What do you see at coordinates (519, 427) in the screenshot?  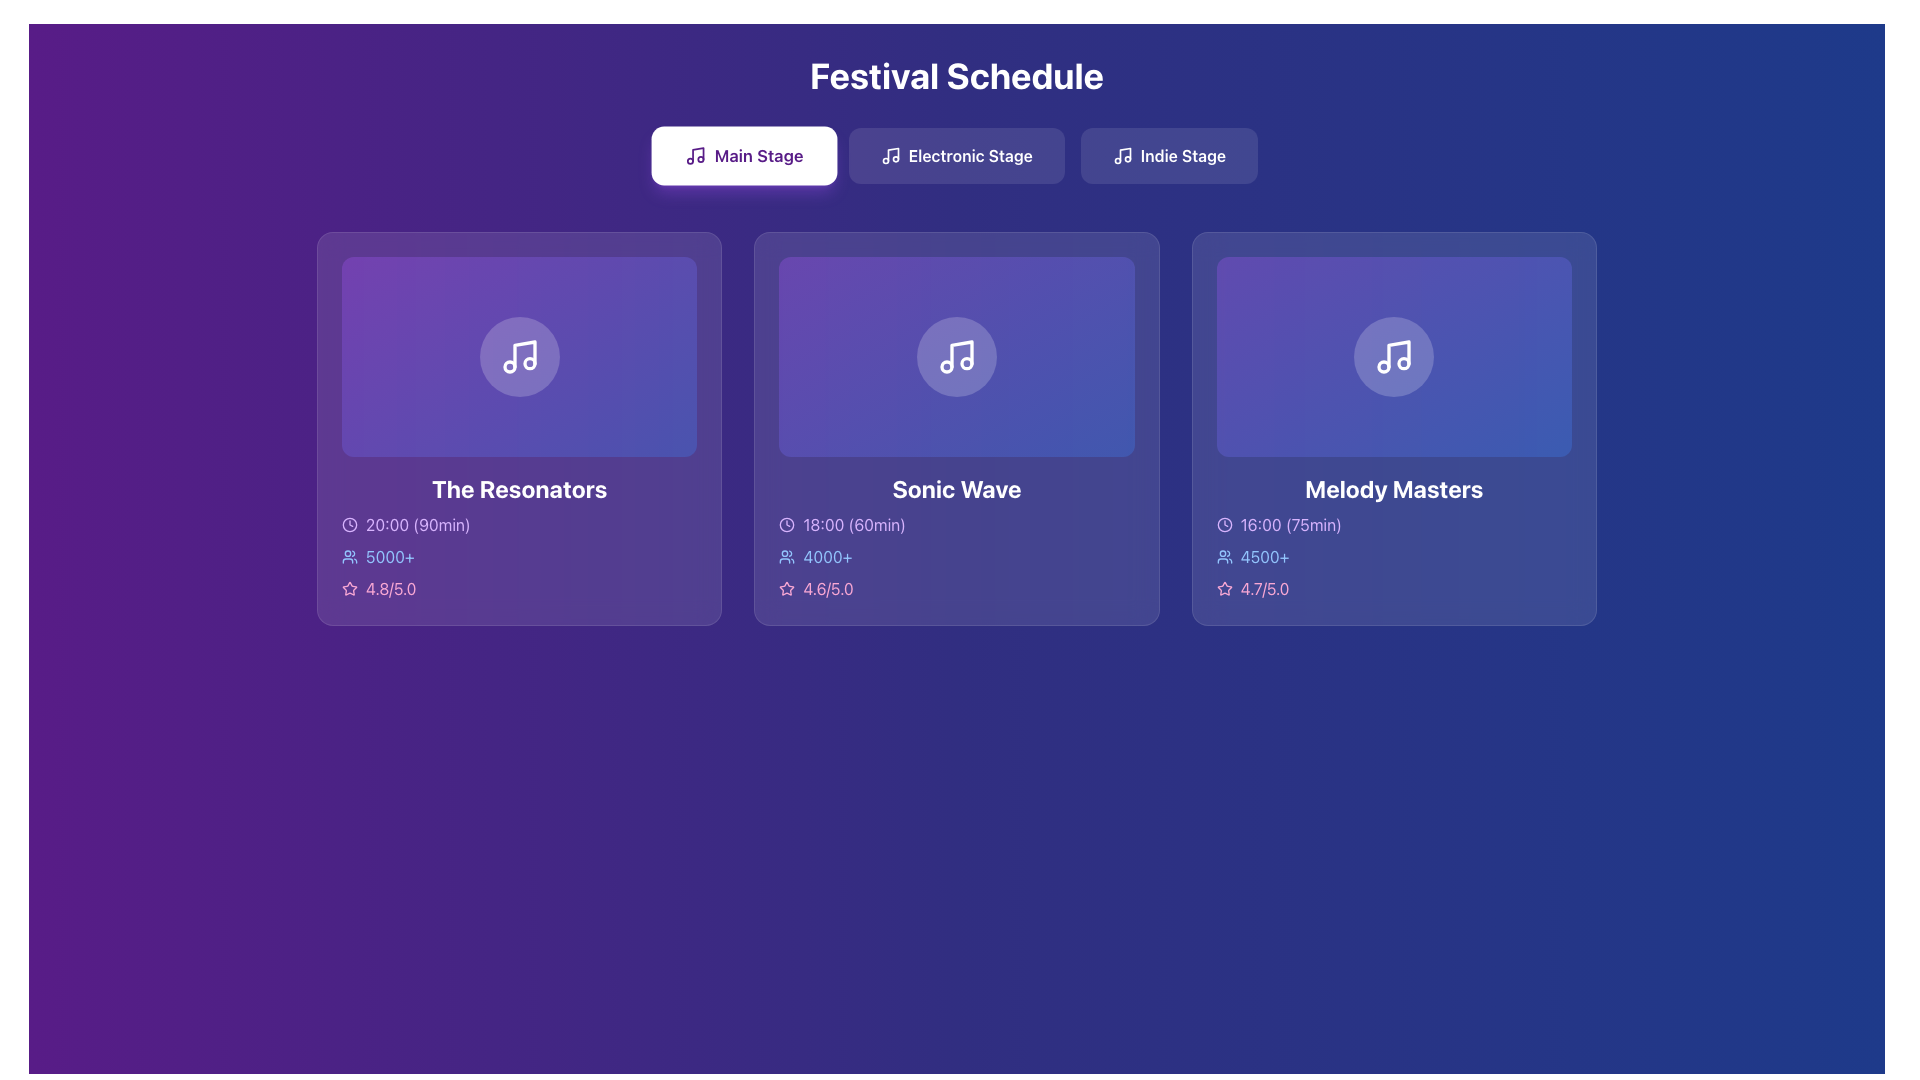 I see `the leftmost card in the grid layout representing a music event schedule` at bounding box center [519, 427].